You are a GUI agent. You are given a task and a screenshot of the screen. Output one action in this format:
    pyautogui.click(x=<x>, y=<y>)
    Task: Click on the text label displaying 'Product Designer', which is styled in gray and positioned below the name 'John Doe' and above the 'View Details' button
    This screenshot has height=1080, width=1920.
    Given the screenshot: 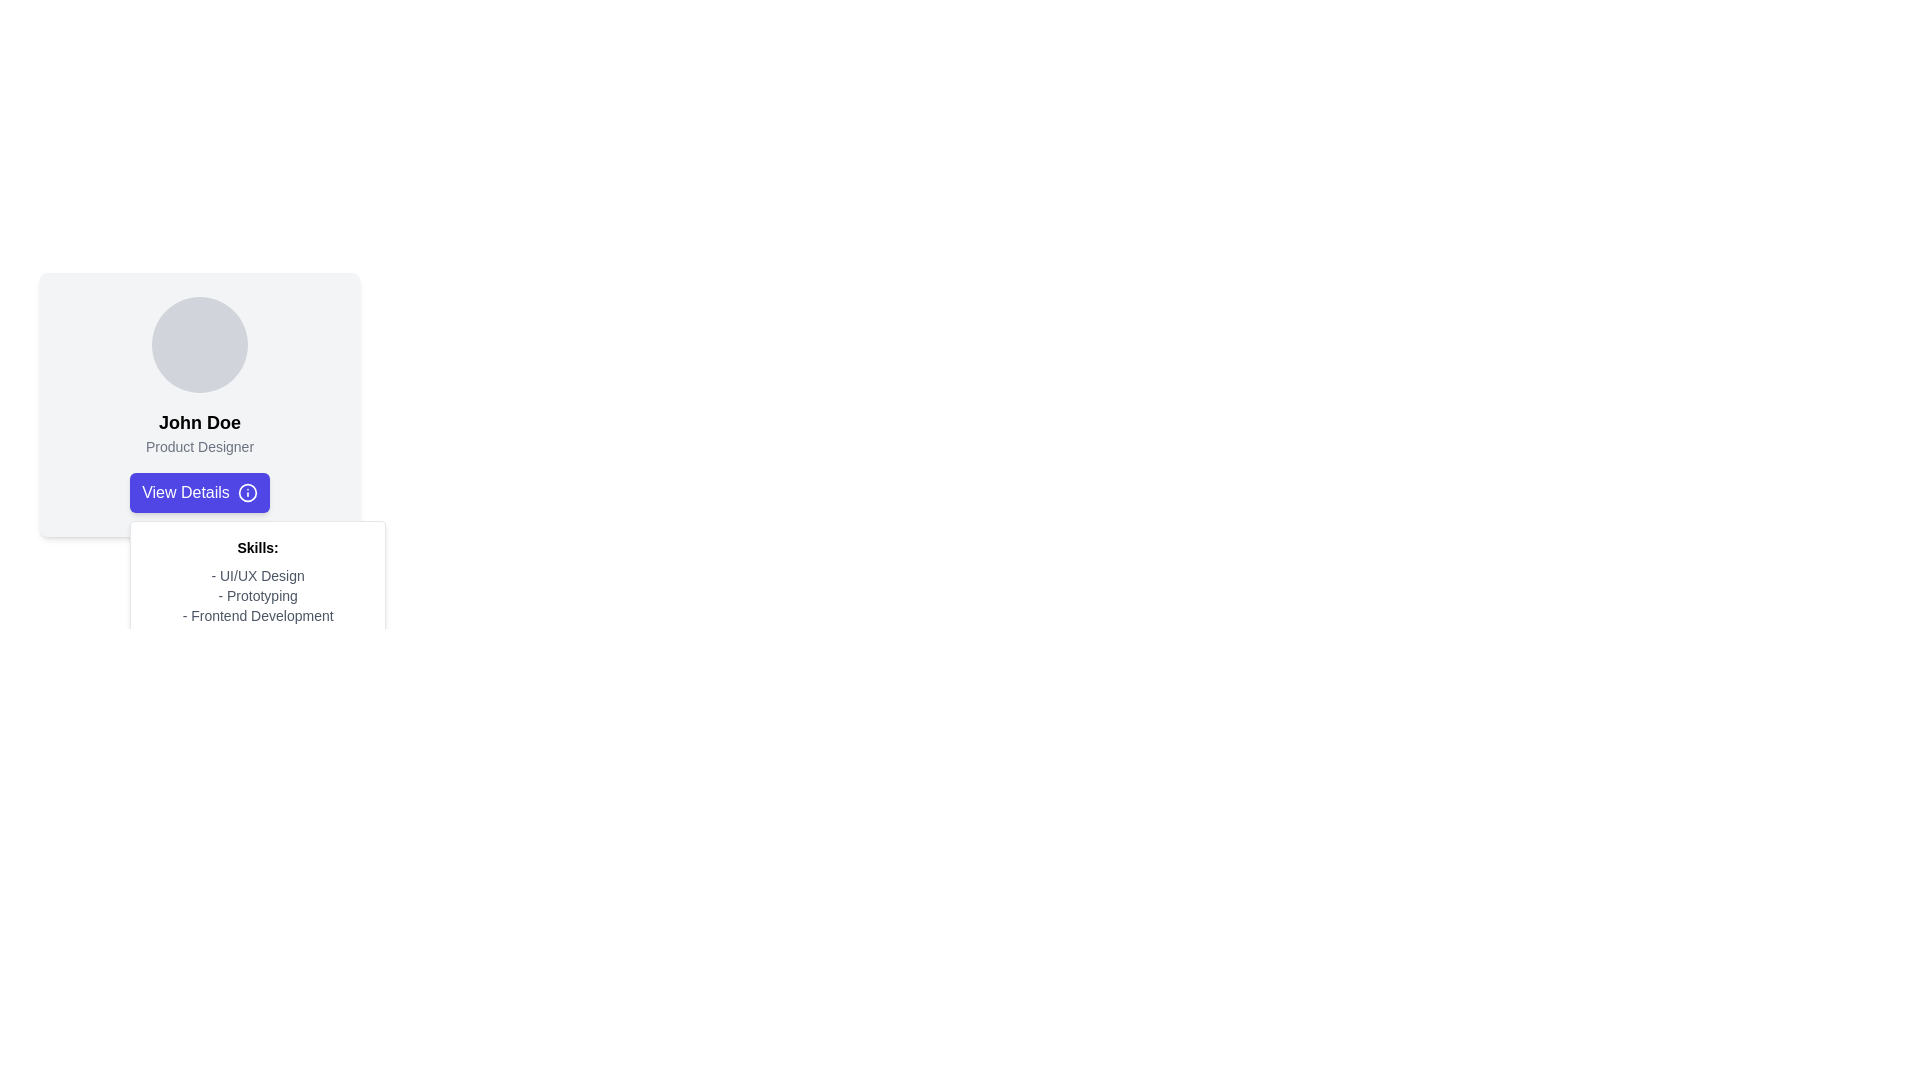 What is the action you would take?
    pyautogui.click(x=200, y=446)
    